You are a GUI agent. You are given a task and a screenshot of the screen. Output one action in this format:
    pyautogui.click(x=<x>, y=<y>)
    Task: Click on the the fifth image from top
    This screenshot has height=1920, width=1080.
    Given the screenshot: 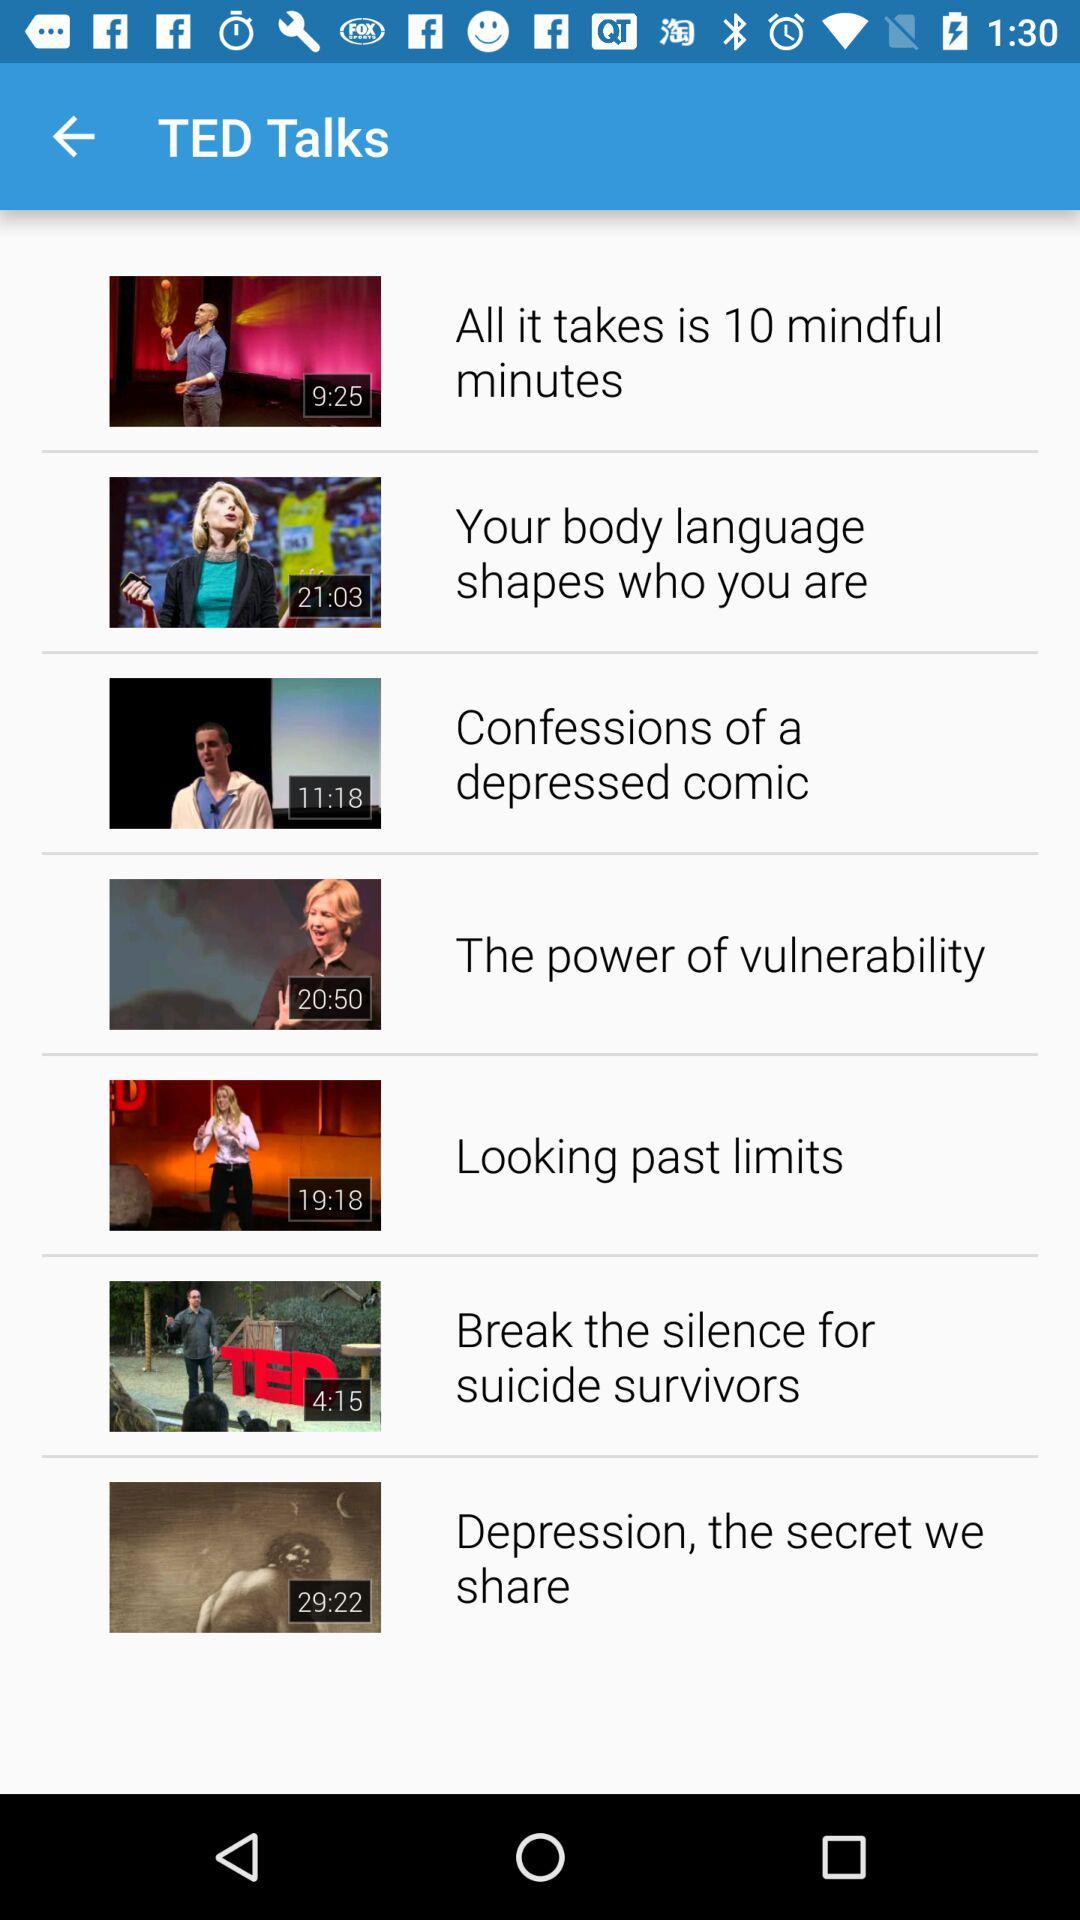 What is the action you would take?
    pyautogui.click(x=244, y=1155)
    